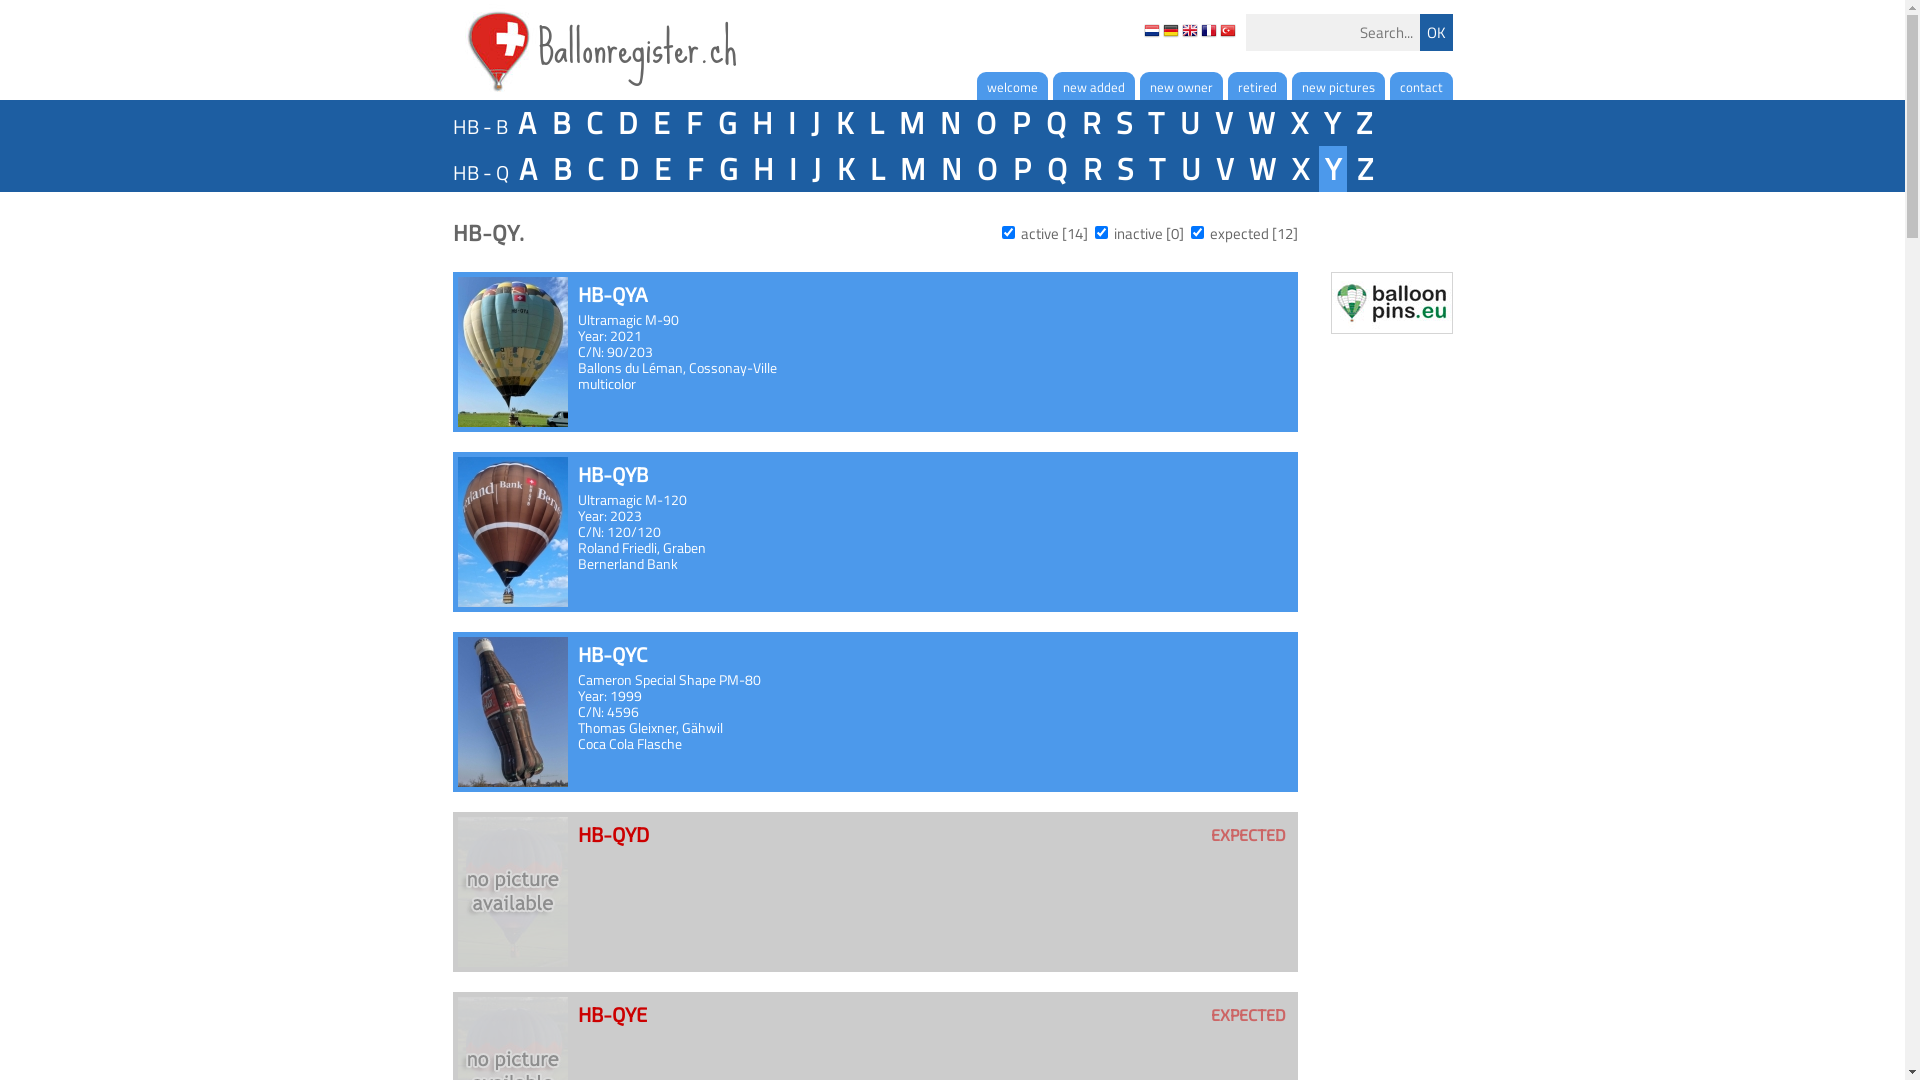  What do you see at coordinates (790, 168) in the screenshot?
I see `'I'` at bounding box center [790, 168].